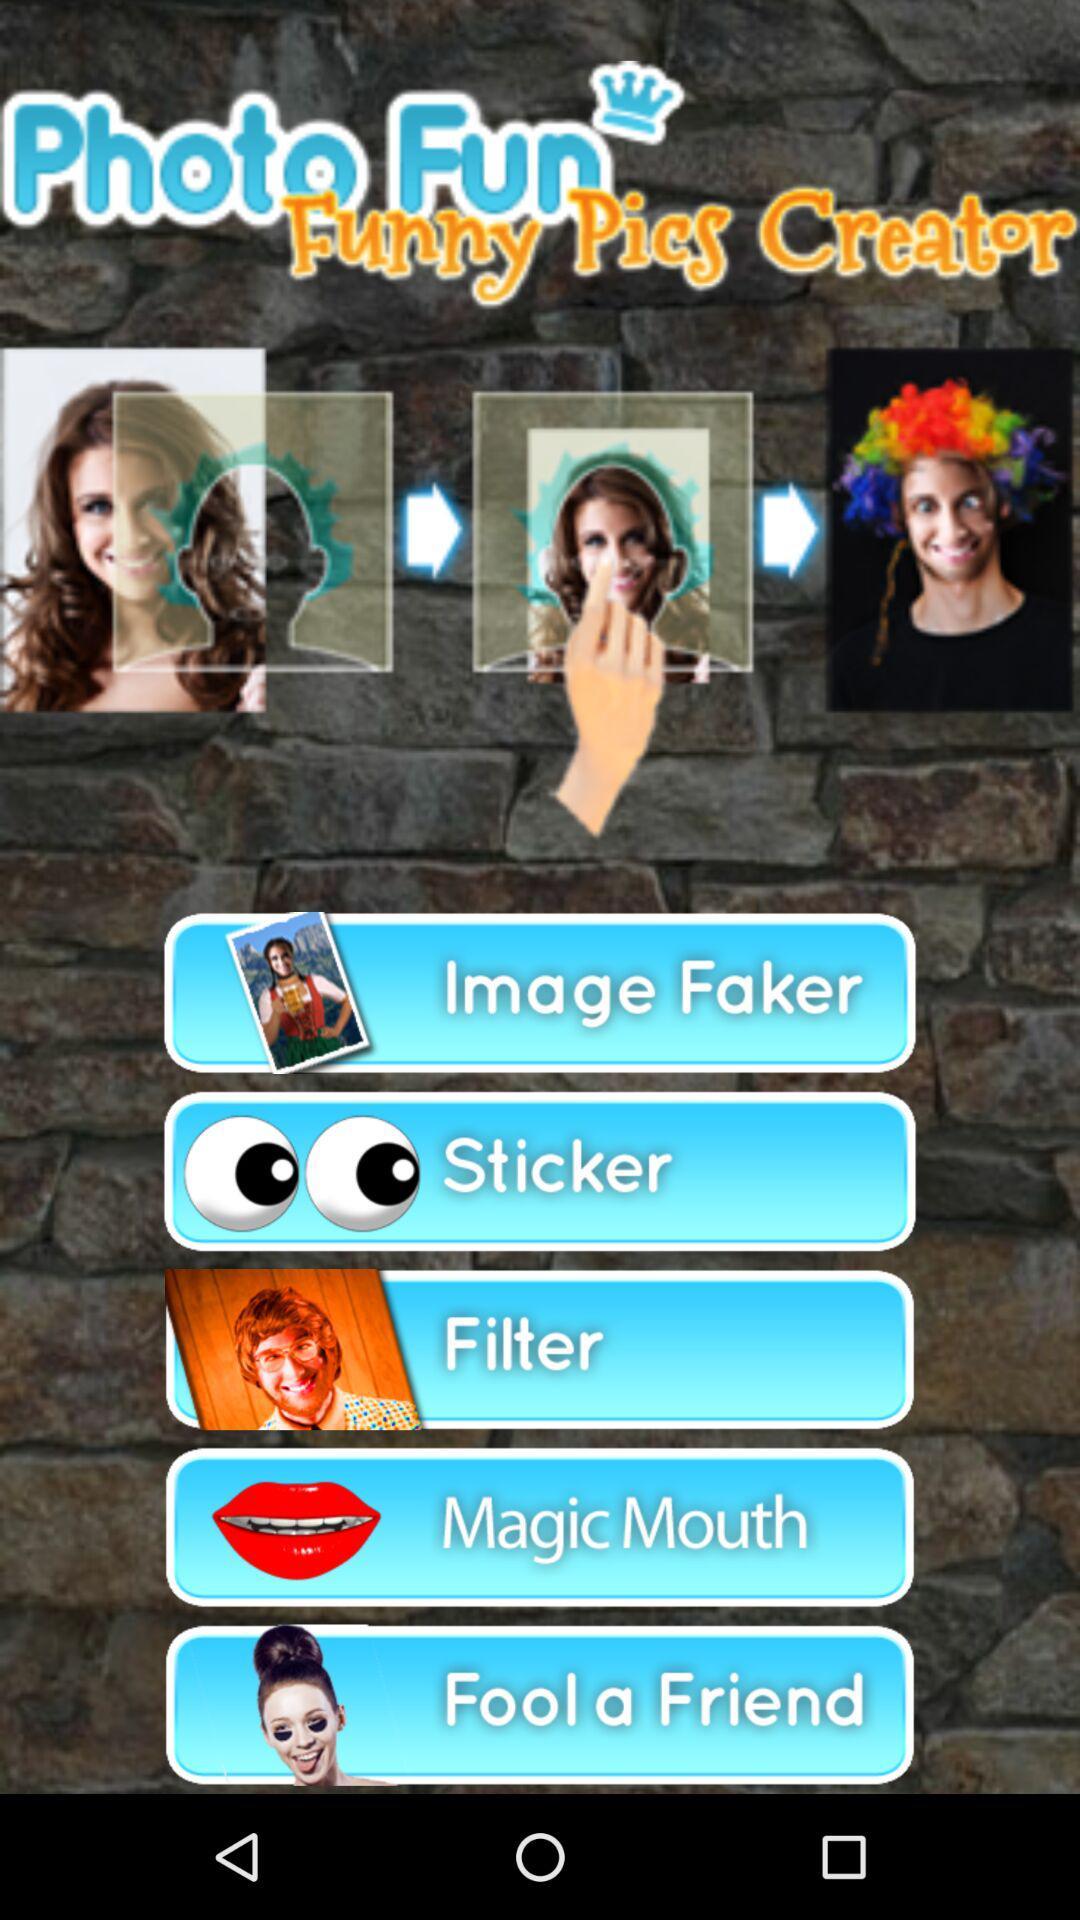 This screenshot has width=1080, height=1920. Describe the element at coordinates (540, 993) in the screenshot. I see `pic creator` at that location.